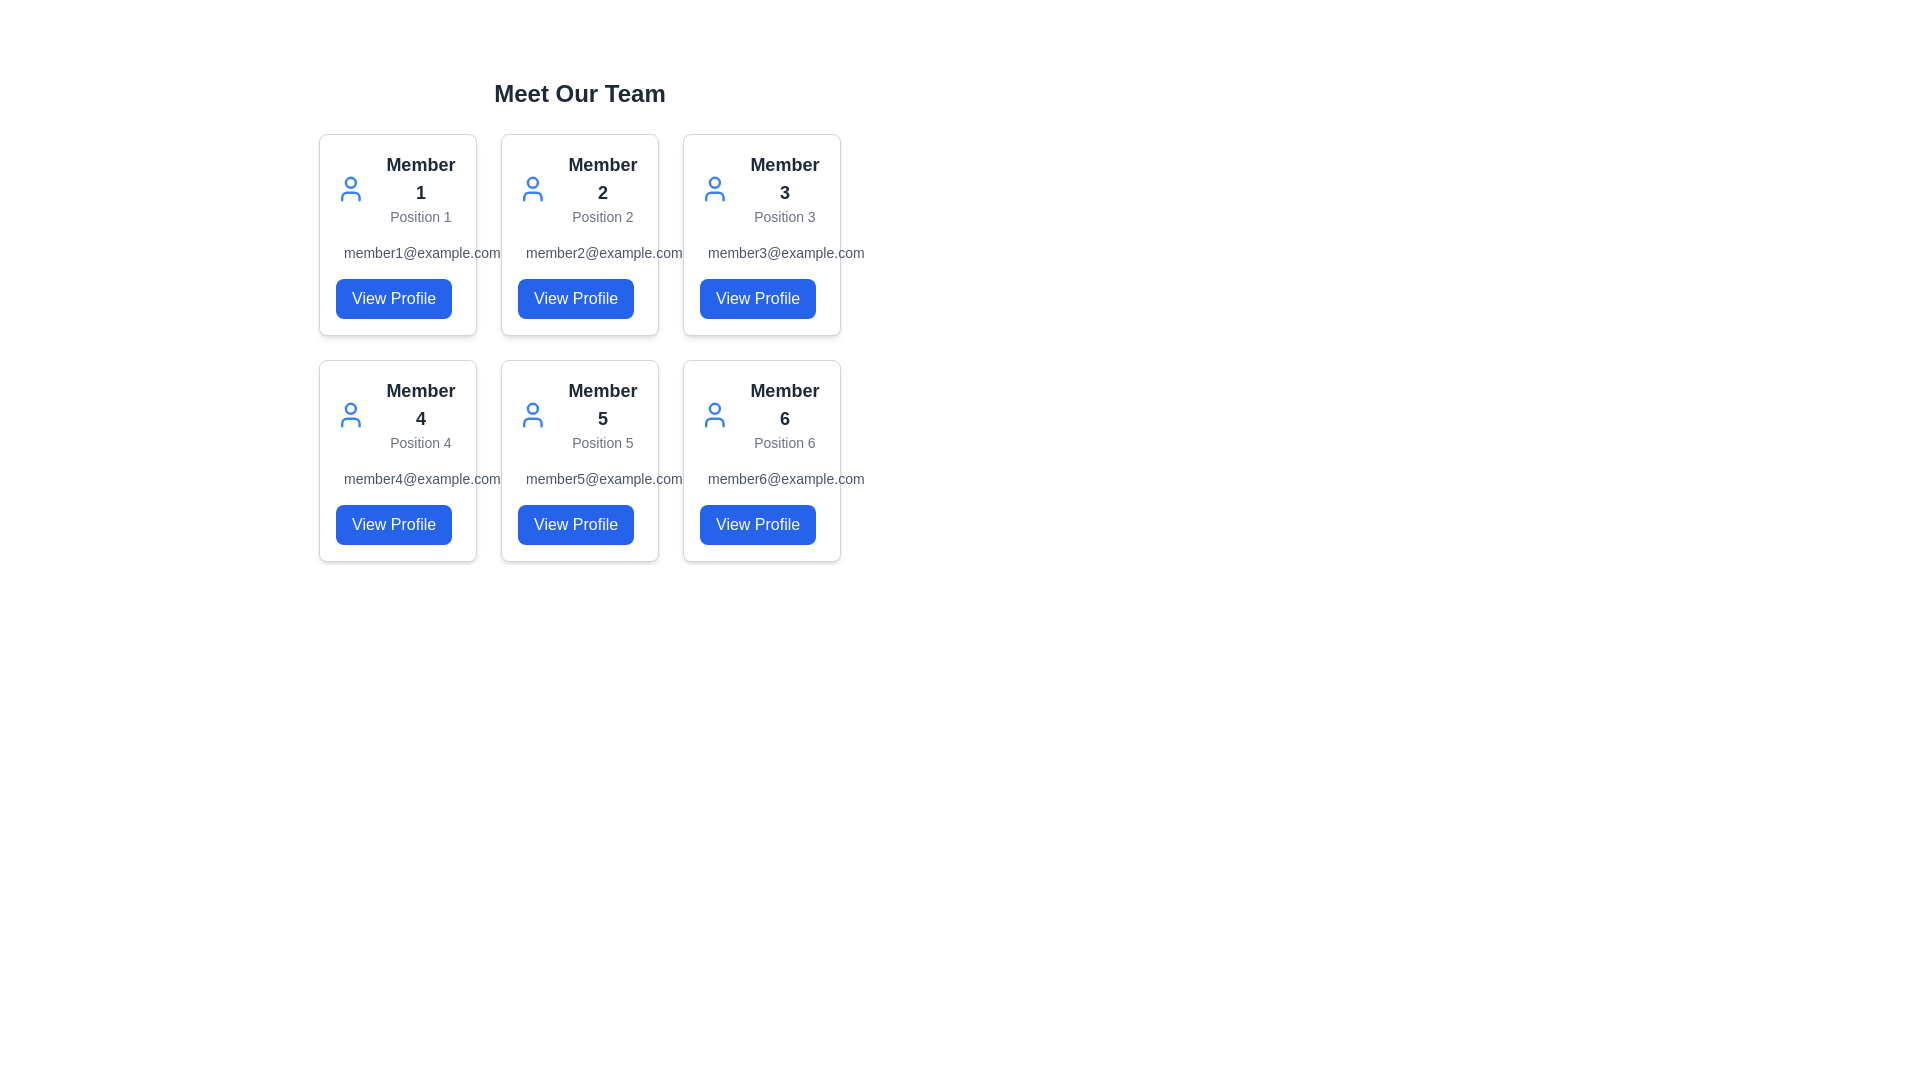 The height and width of the screenshot is (1080, 1920). I want to click on the static text element that serves as the title or label for the team member card, located directly above the text 'Position 2' in the second card from the left in the top row of a grid layout, so click(601, 177).